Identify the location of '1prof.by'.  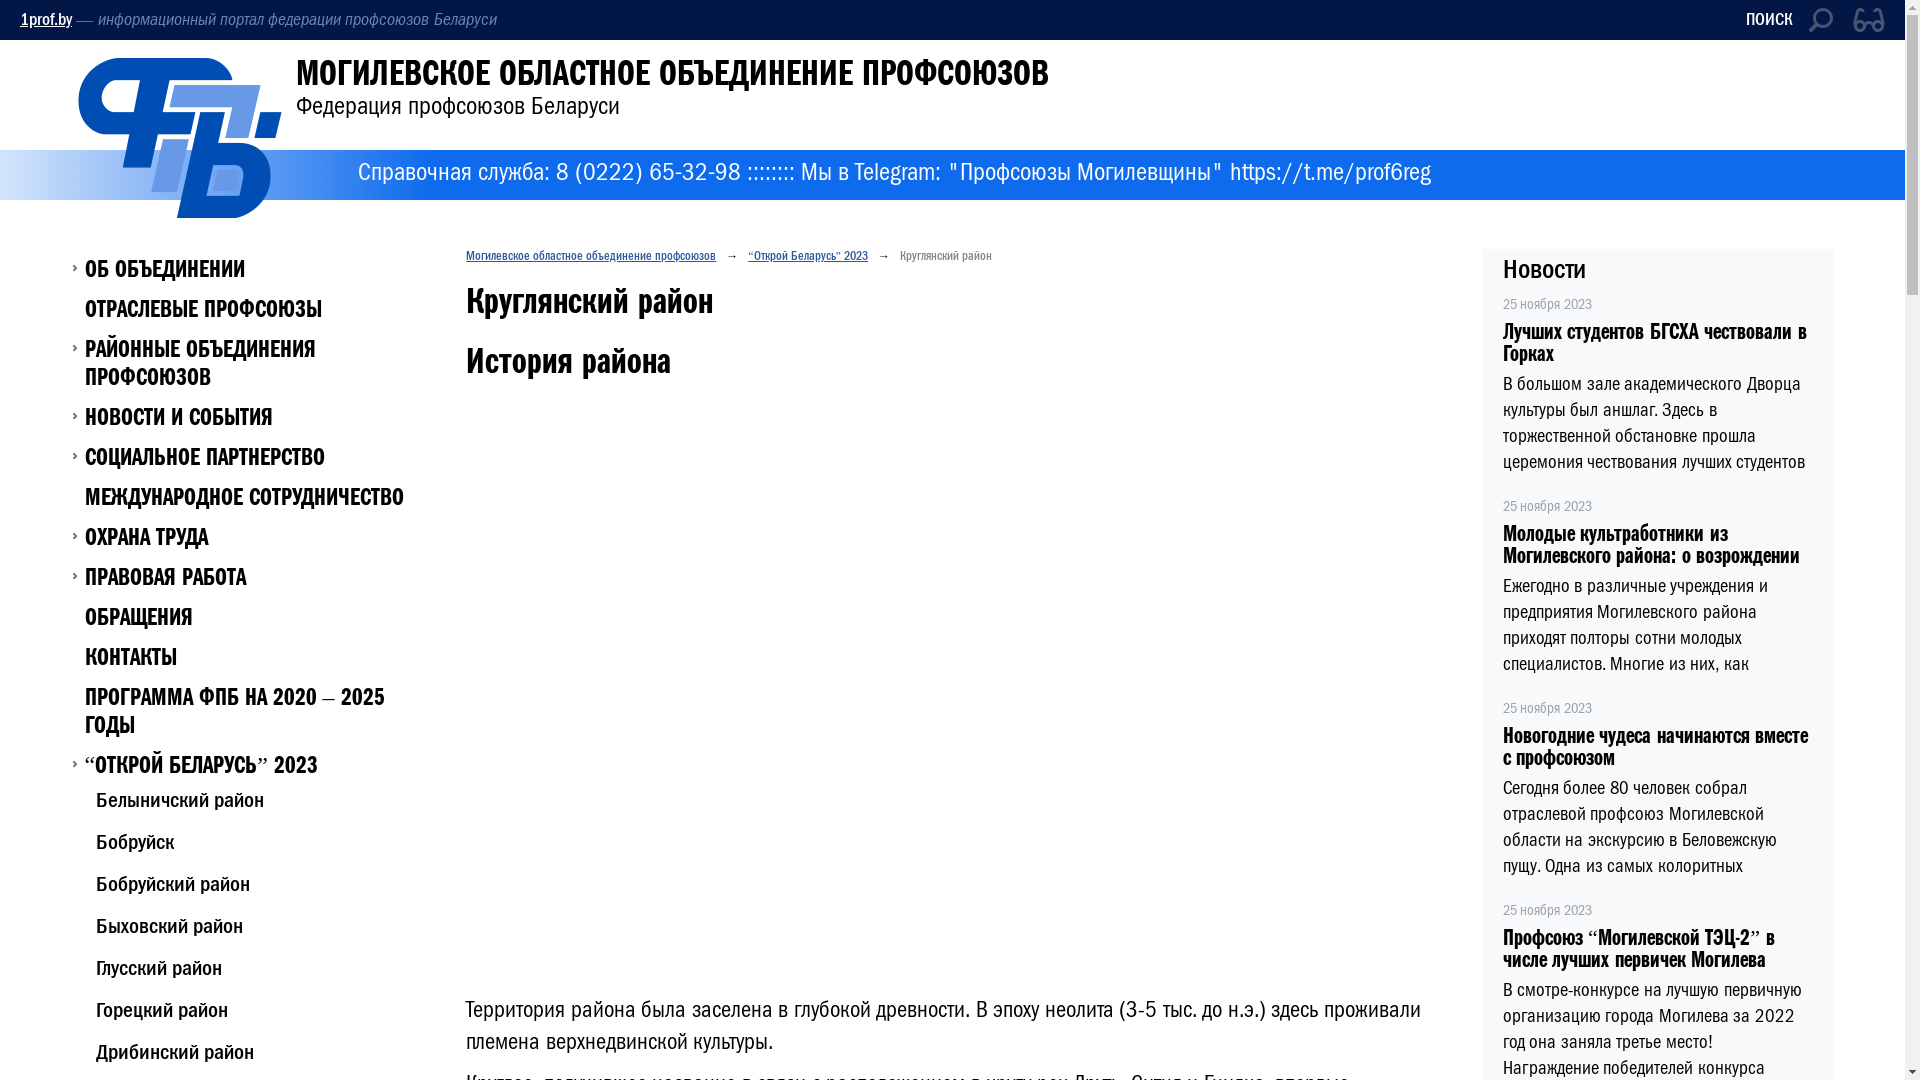
(46, 19).